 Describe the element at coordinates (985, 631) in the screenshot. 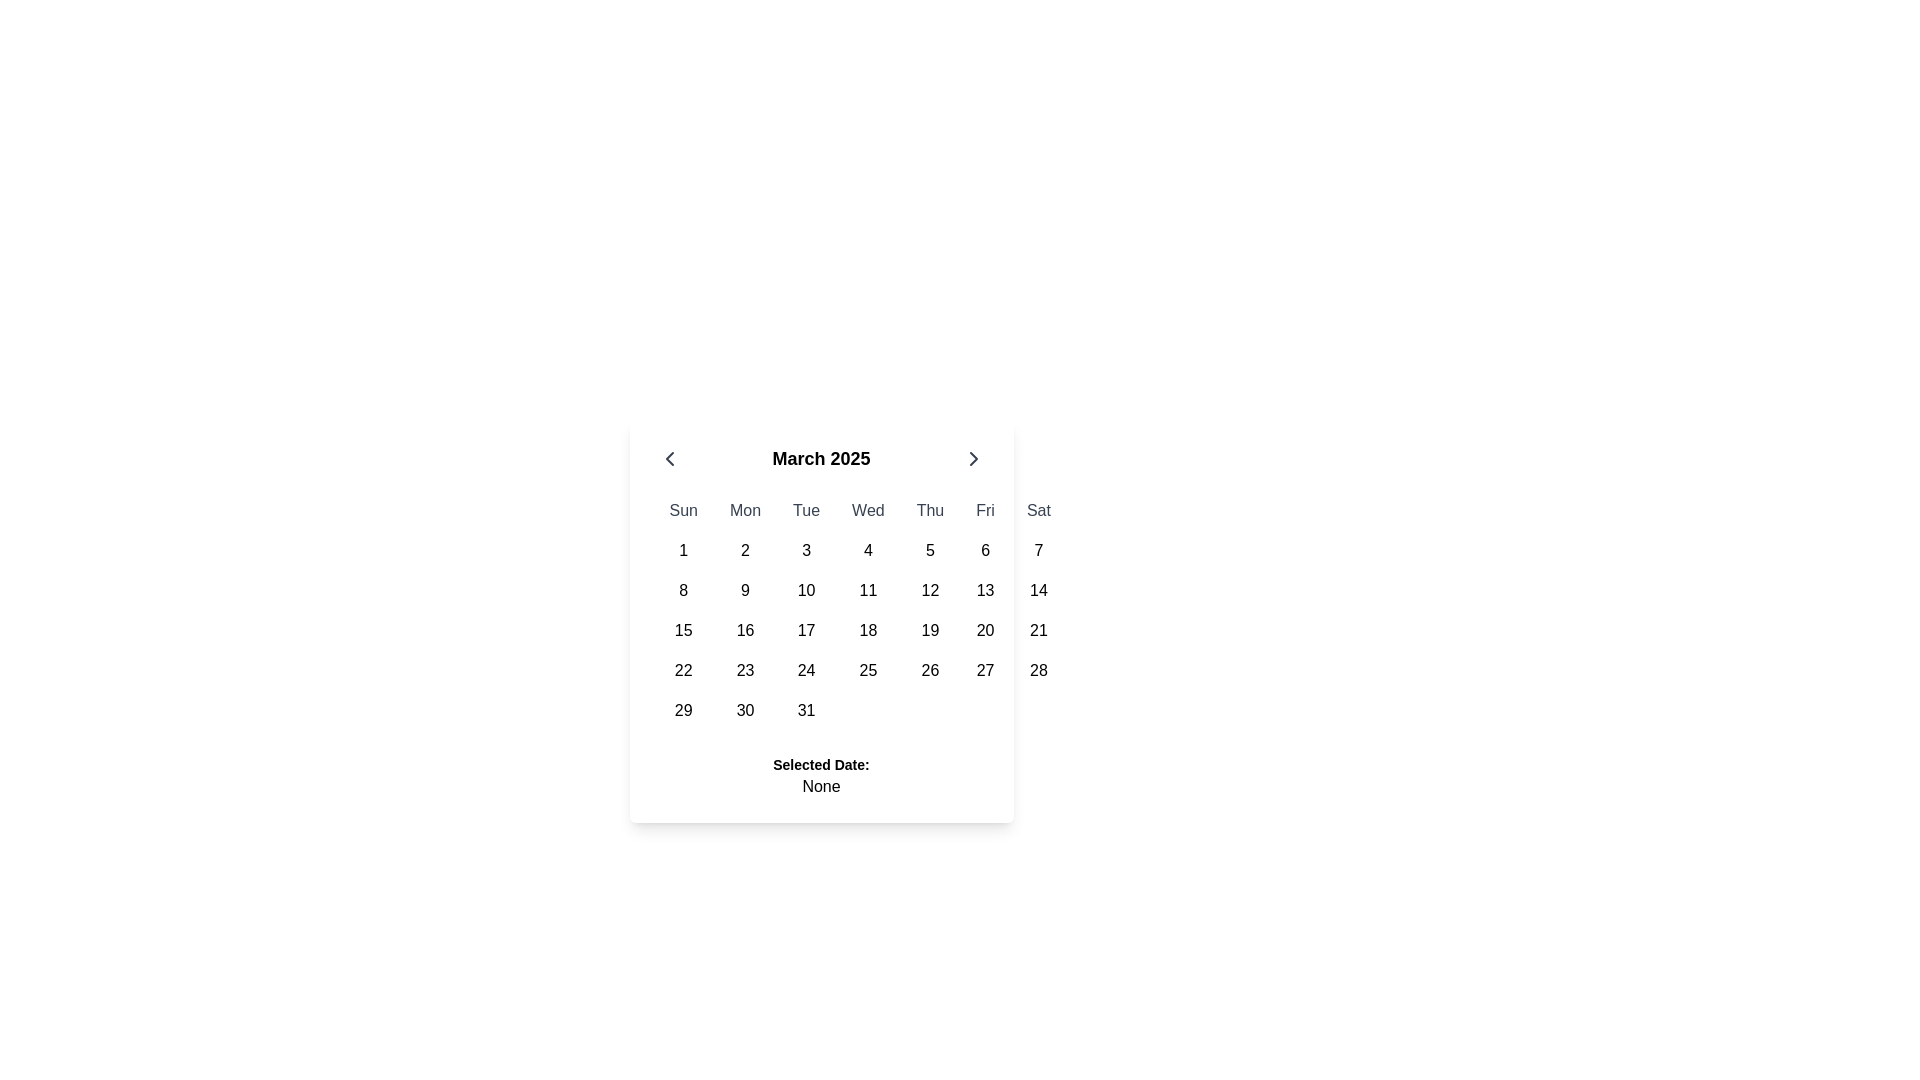

I see `the button-like clickable date element representing the date '20' in the calendar interface, specifically the sixth item in the horizontal list of dates` at that location.